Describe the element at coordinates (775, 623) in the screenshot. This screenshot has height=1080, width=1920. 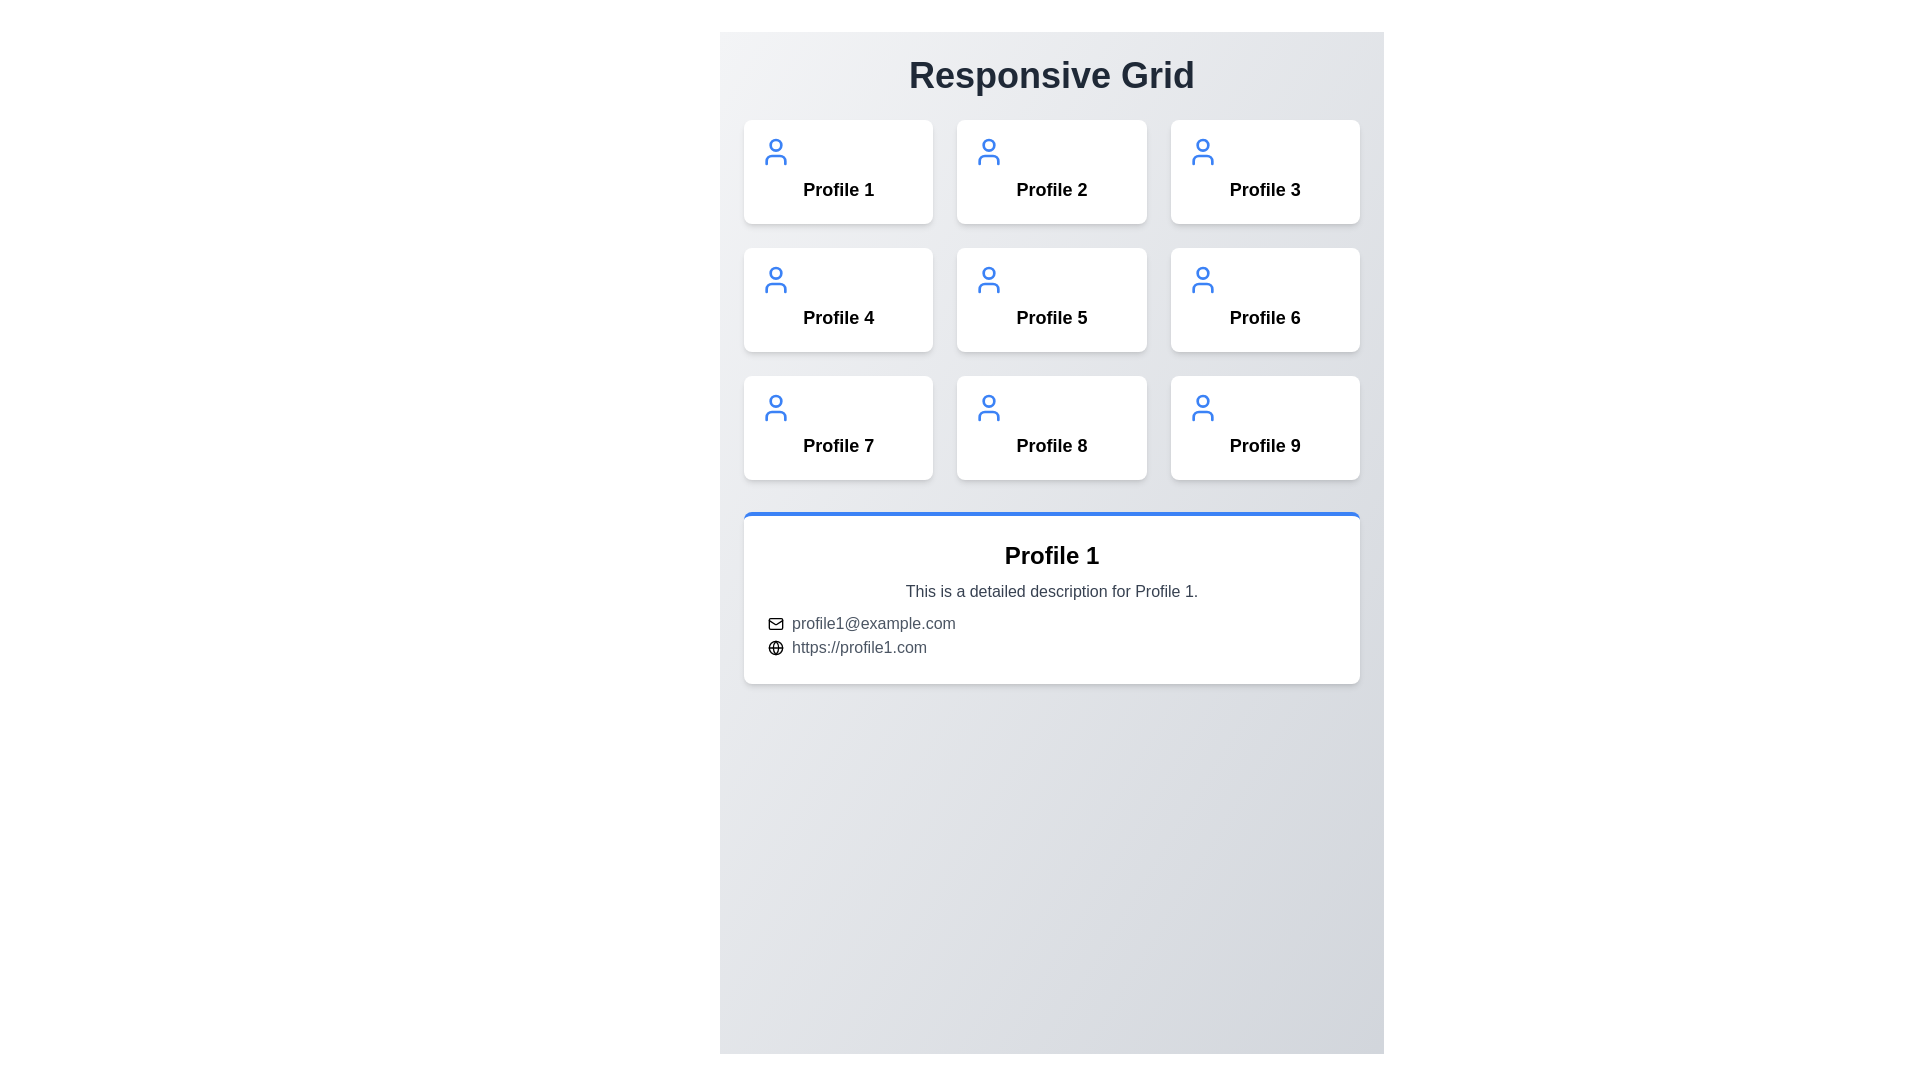
I see `the email icon located to the left of the text 'profile1@example.com' in the details section of 'Profile 1'` at that location.